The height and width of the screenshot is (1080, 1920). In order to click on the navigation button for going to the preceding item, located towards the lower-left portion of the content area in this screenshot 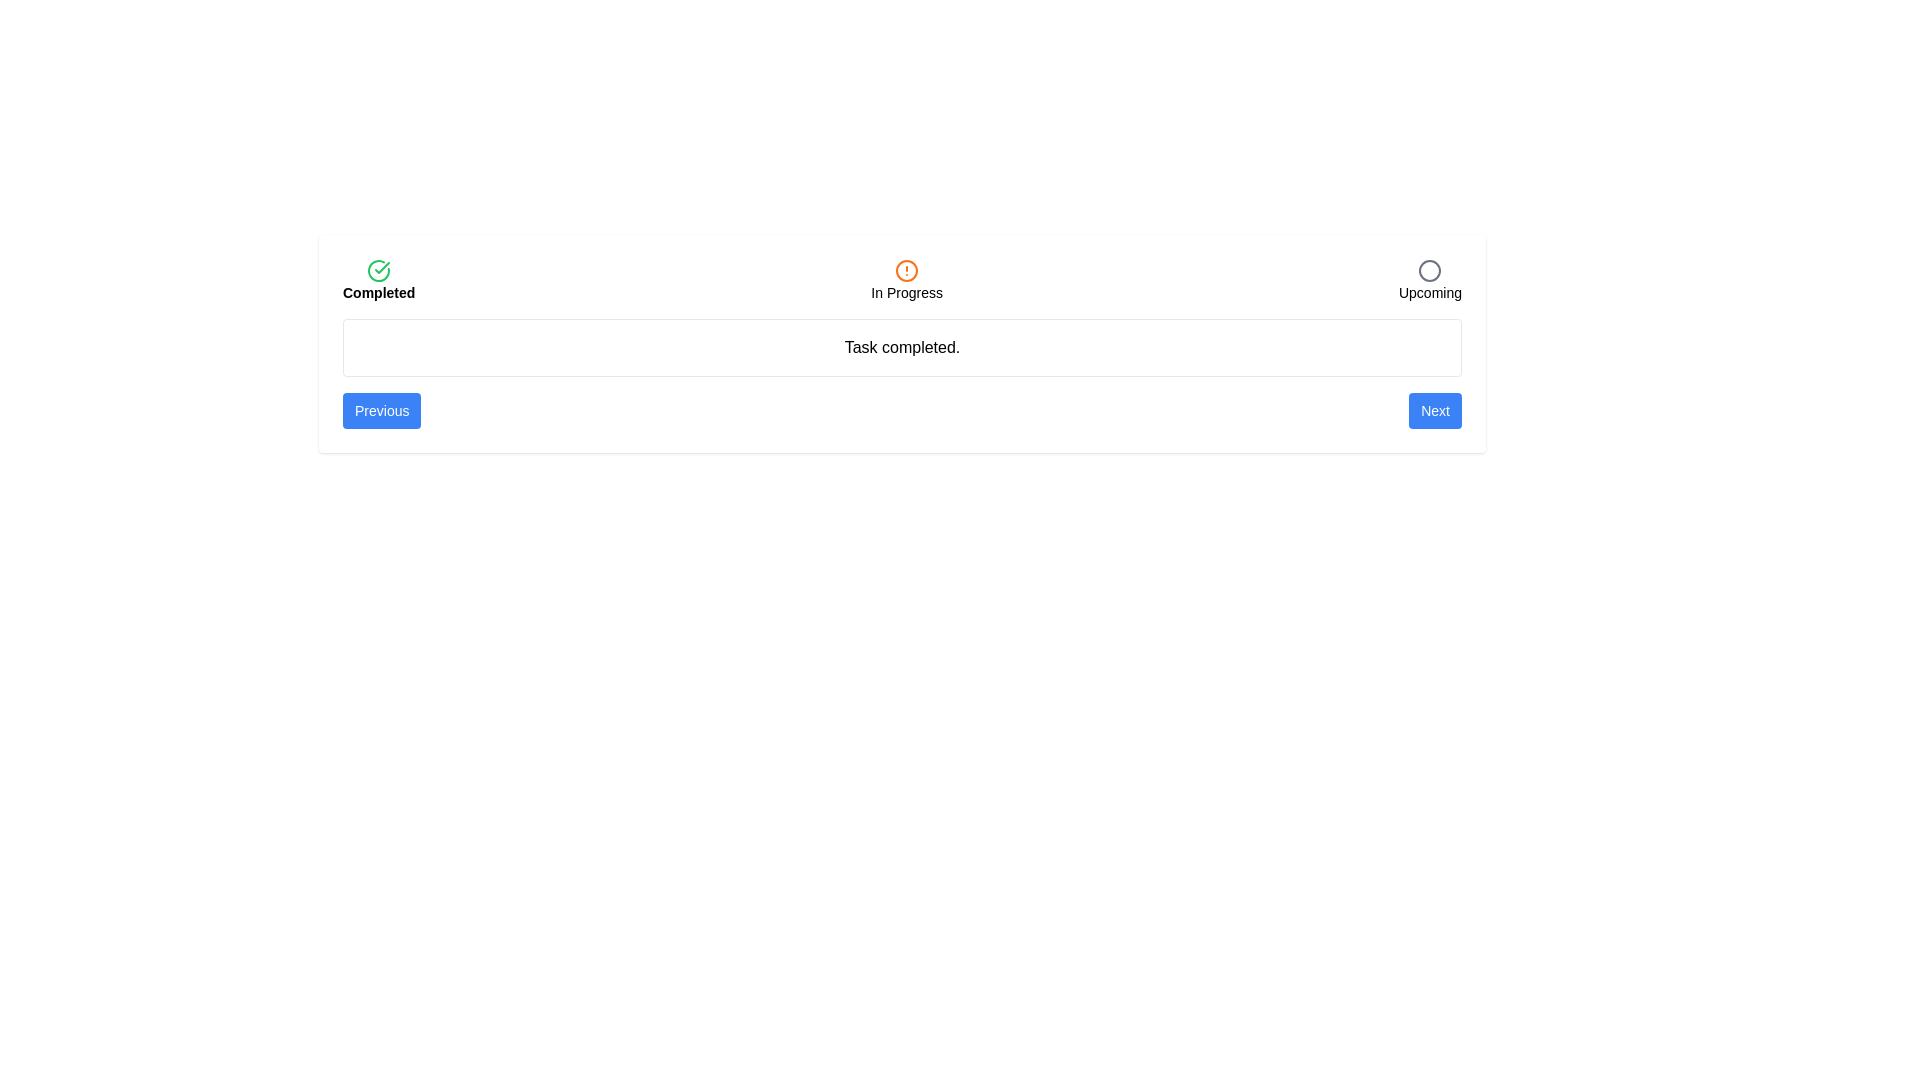, I will do `click(382, 410)`.